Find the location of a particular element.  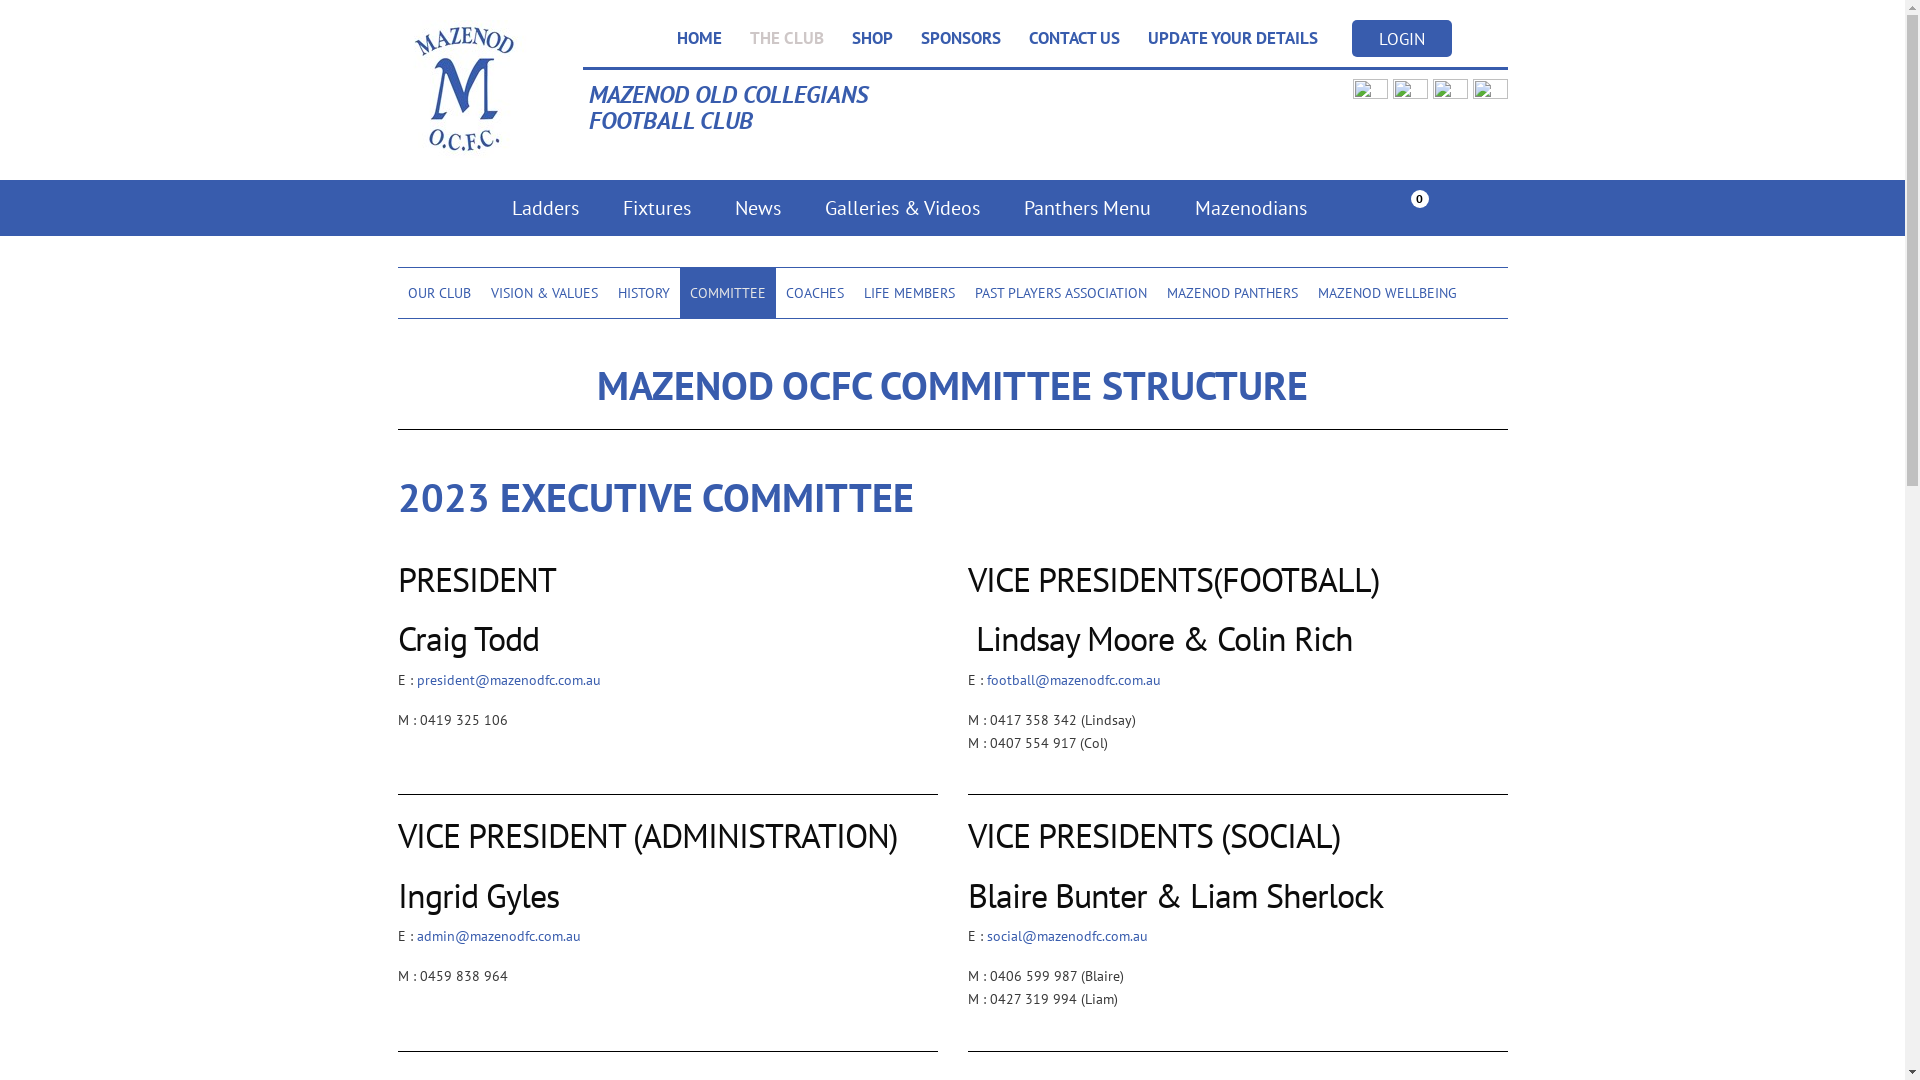

'SHOP' is located at coordinates (872, 38).